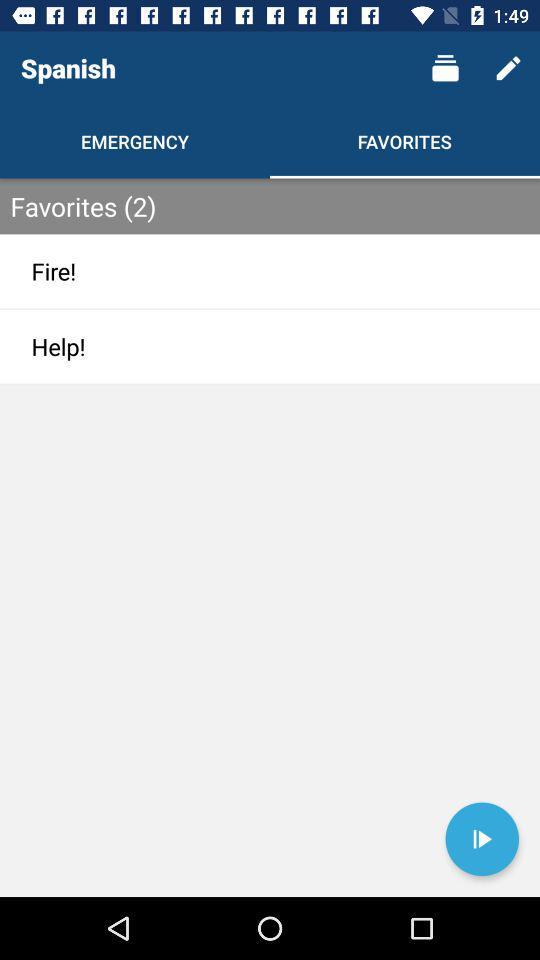 This screenshot has width=540, height=960. Describe the element at coordinates (445, 68) in the screenshot. I see `icon to the right of spanish item` at that location.